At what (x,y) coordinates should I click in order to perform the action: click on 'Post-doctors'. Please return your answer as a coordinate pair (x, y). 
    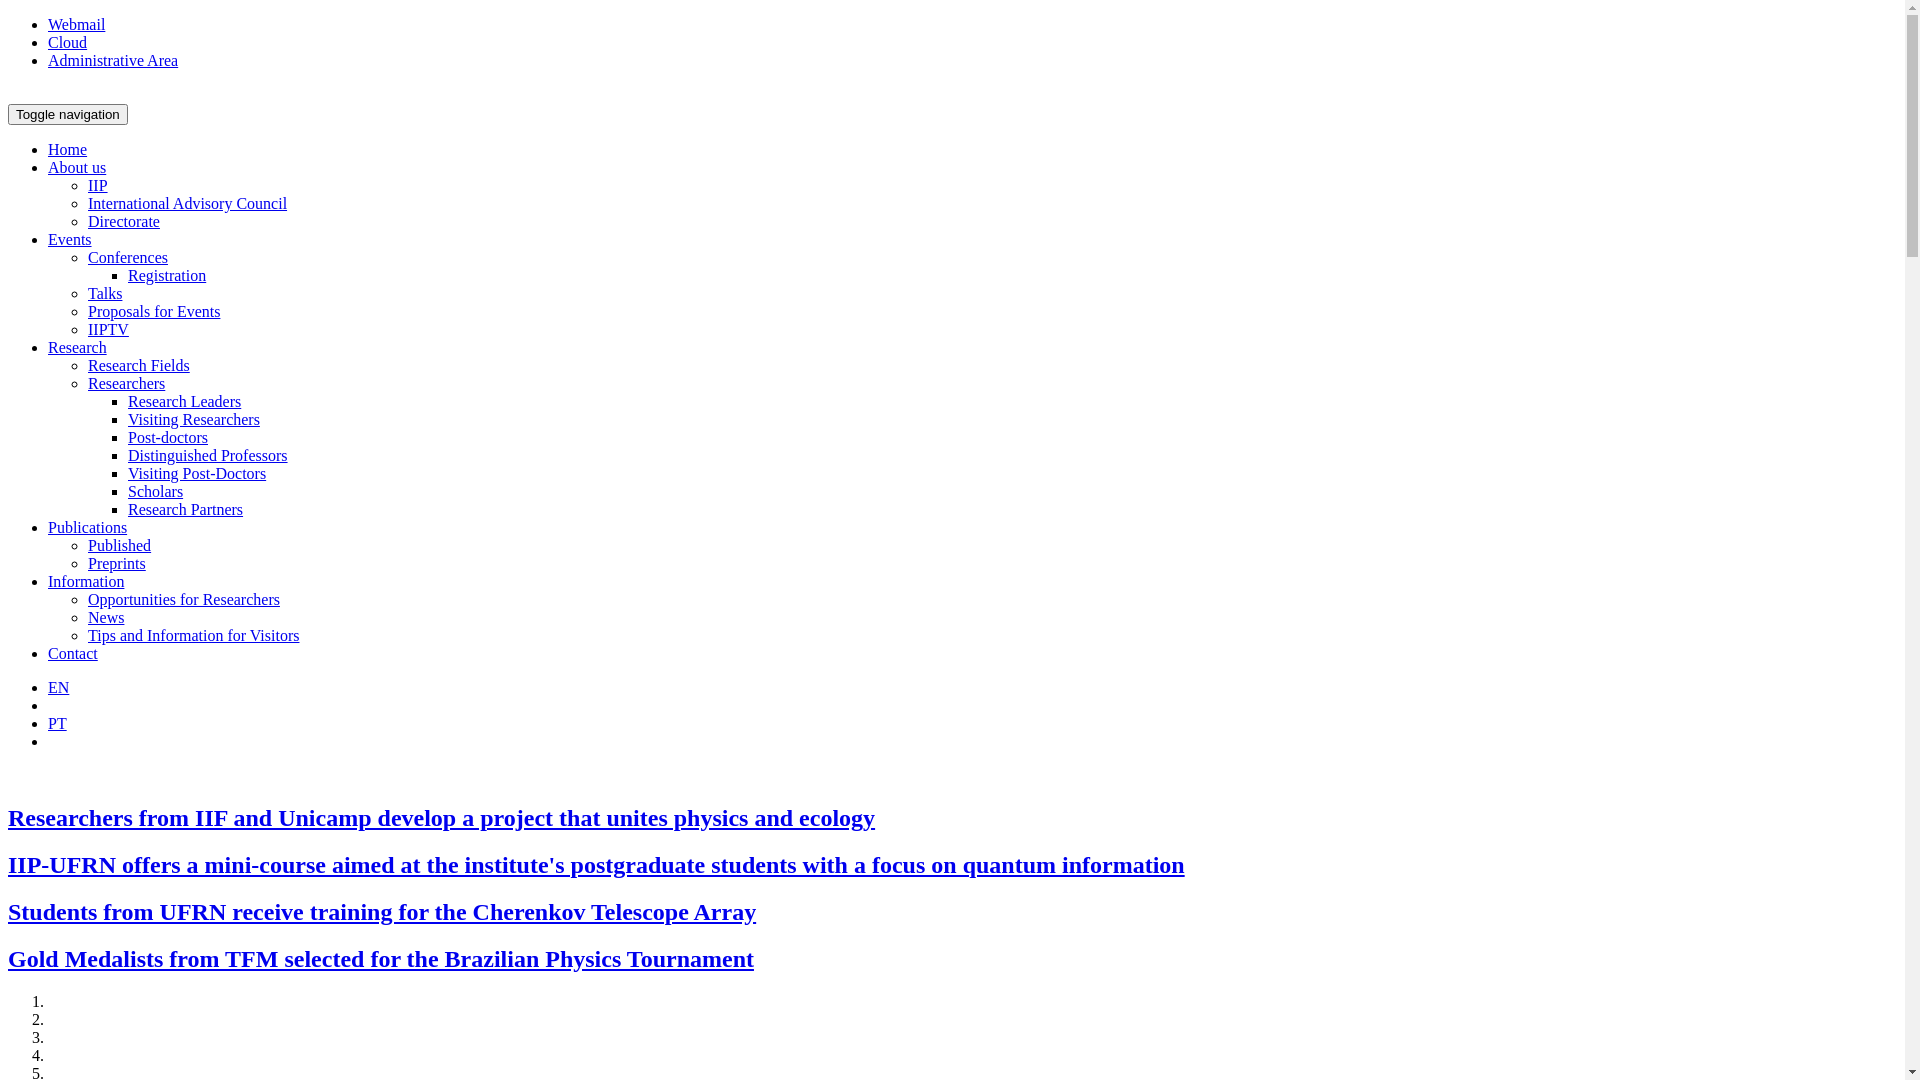
    Looking at the image, I should click on (168, 436).